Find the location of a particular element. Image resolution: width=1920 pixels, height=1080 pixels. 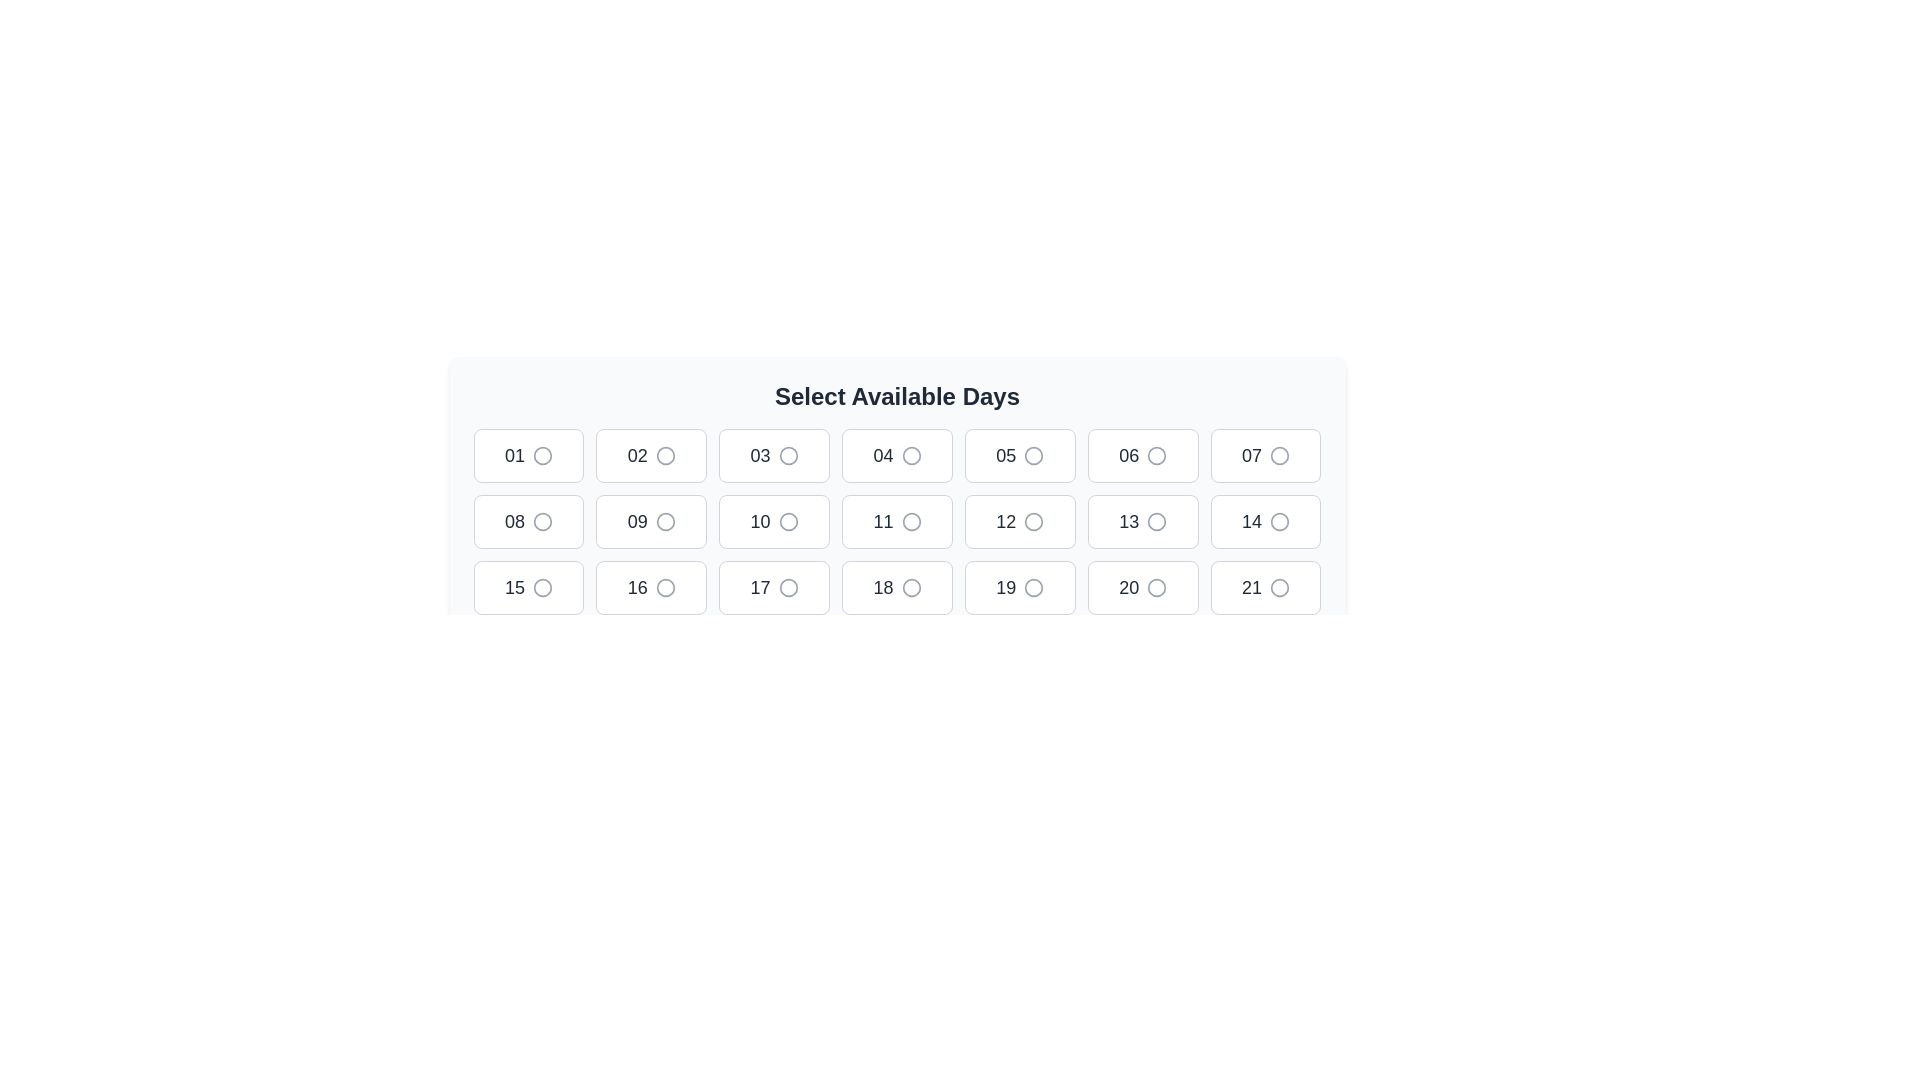

the button labeled with the number '16' located in the third row and second column of the grid under the heading 'Select Available Days' is located at coordinates (636, 586).